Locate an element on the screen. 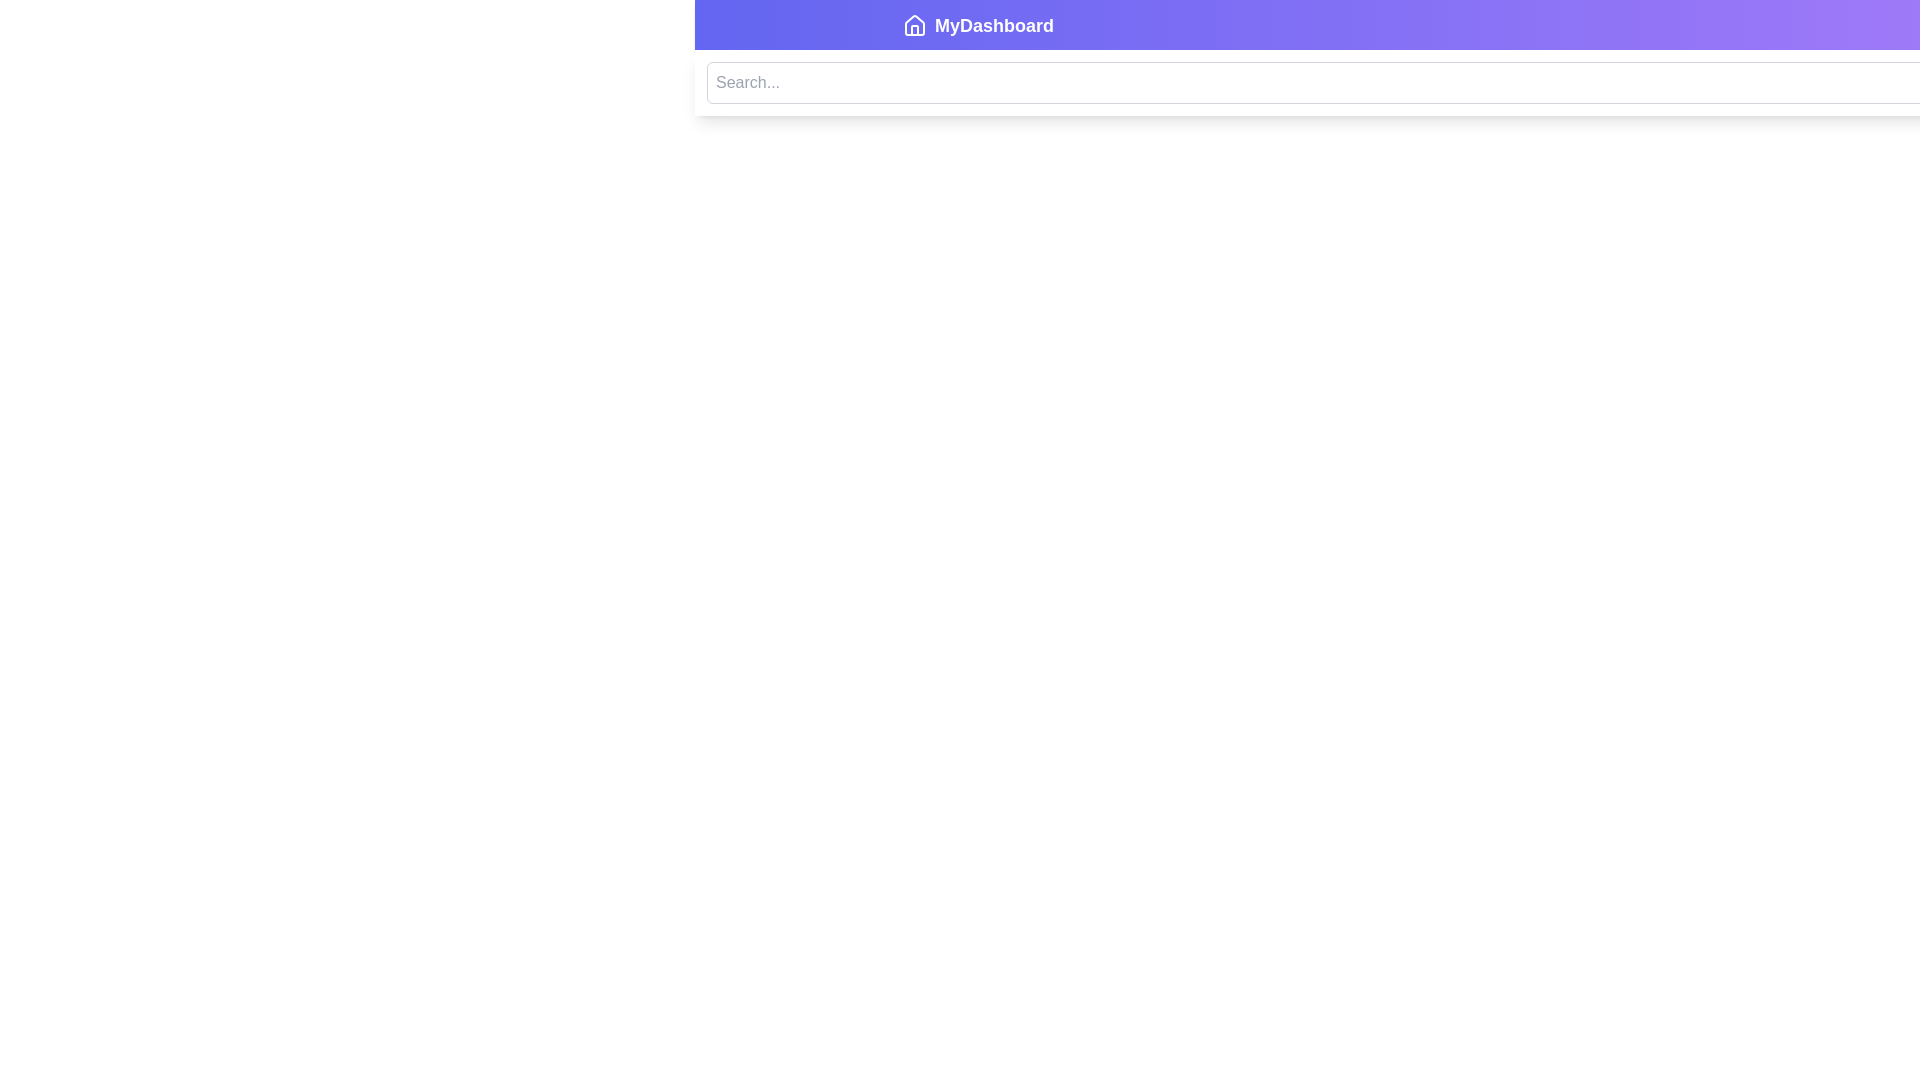 This screenshot has height=1080, width=1920. the navigation icon located to the left of the 'MyDashboard' label is located at coordinates (914, 26).